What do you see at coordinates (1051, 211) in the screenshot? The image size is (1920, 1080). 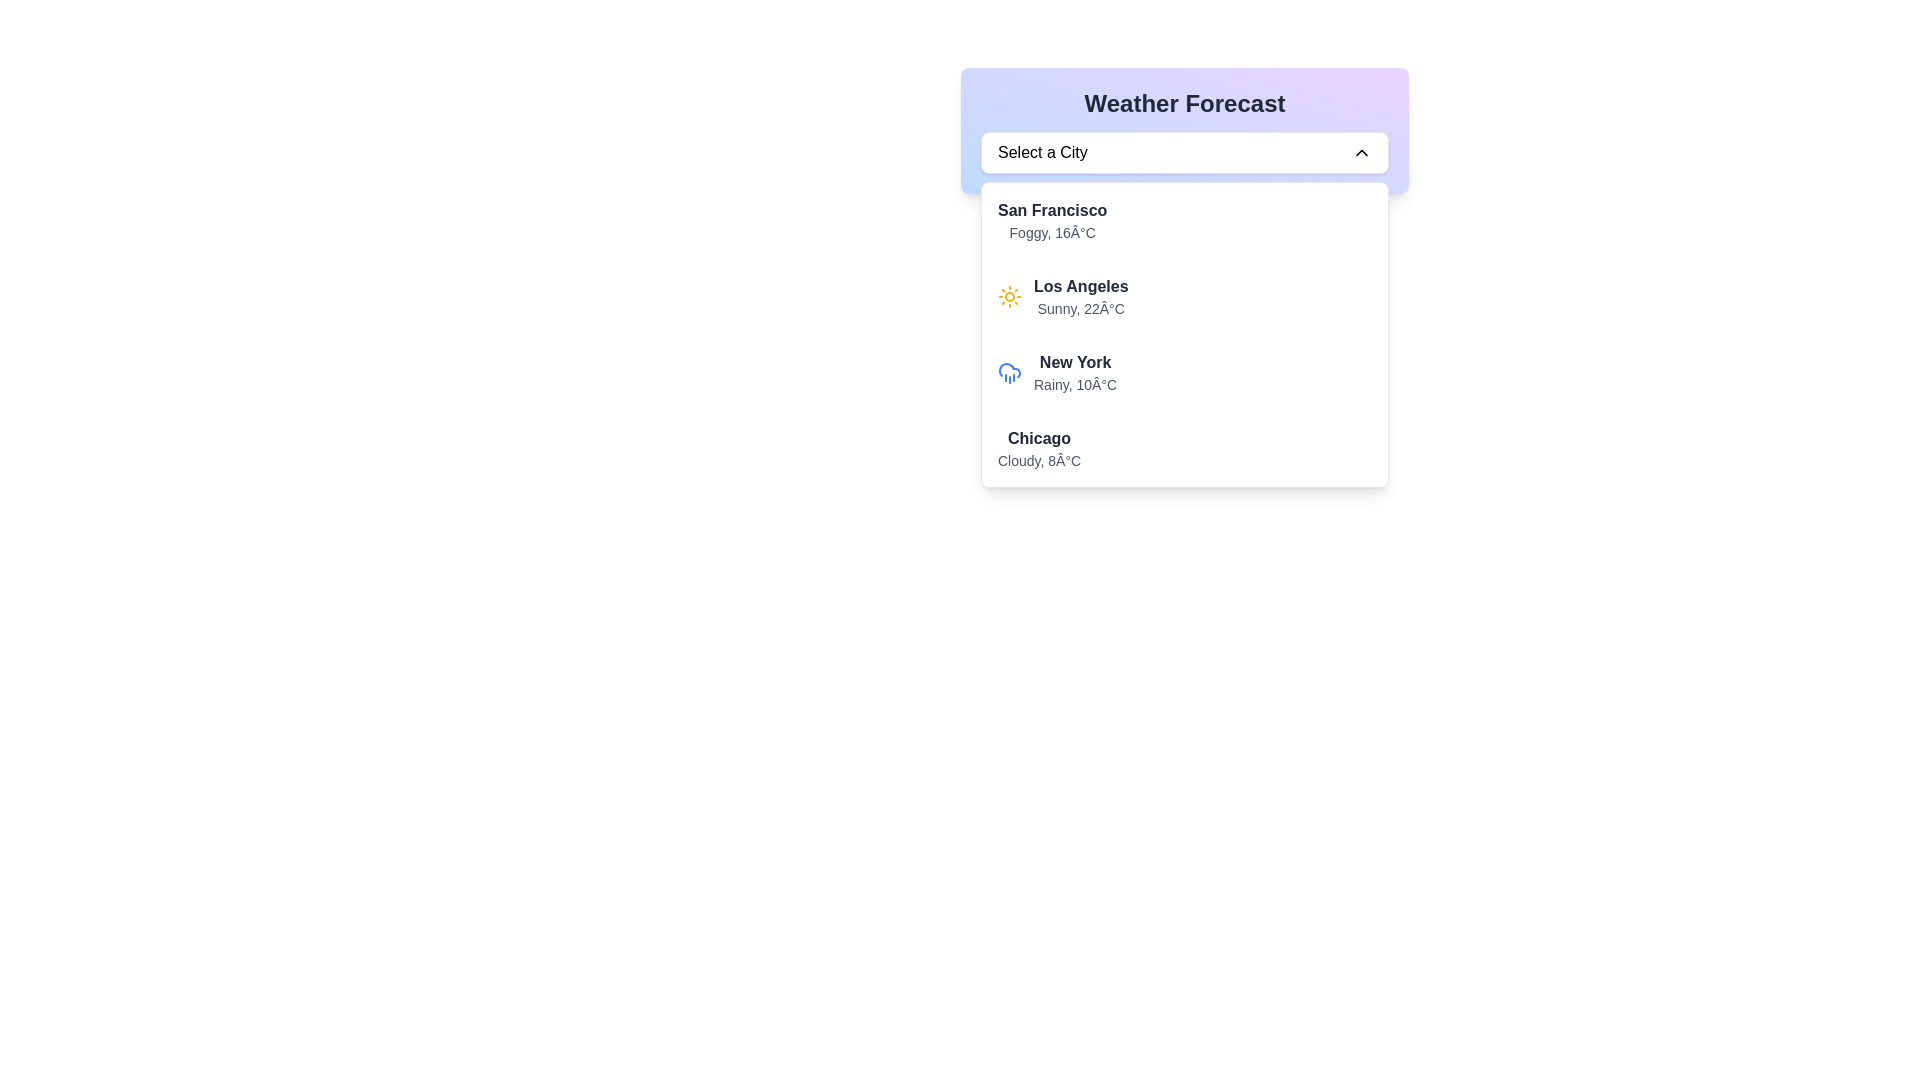 I see `the text label displaying 'San Francisco', which is in bold dark gray font and positioned at the top of the dropdown list of cities under the 'Weather Forecast' section` at bounding box center [1051, 211].